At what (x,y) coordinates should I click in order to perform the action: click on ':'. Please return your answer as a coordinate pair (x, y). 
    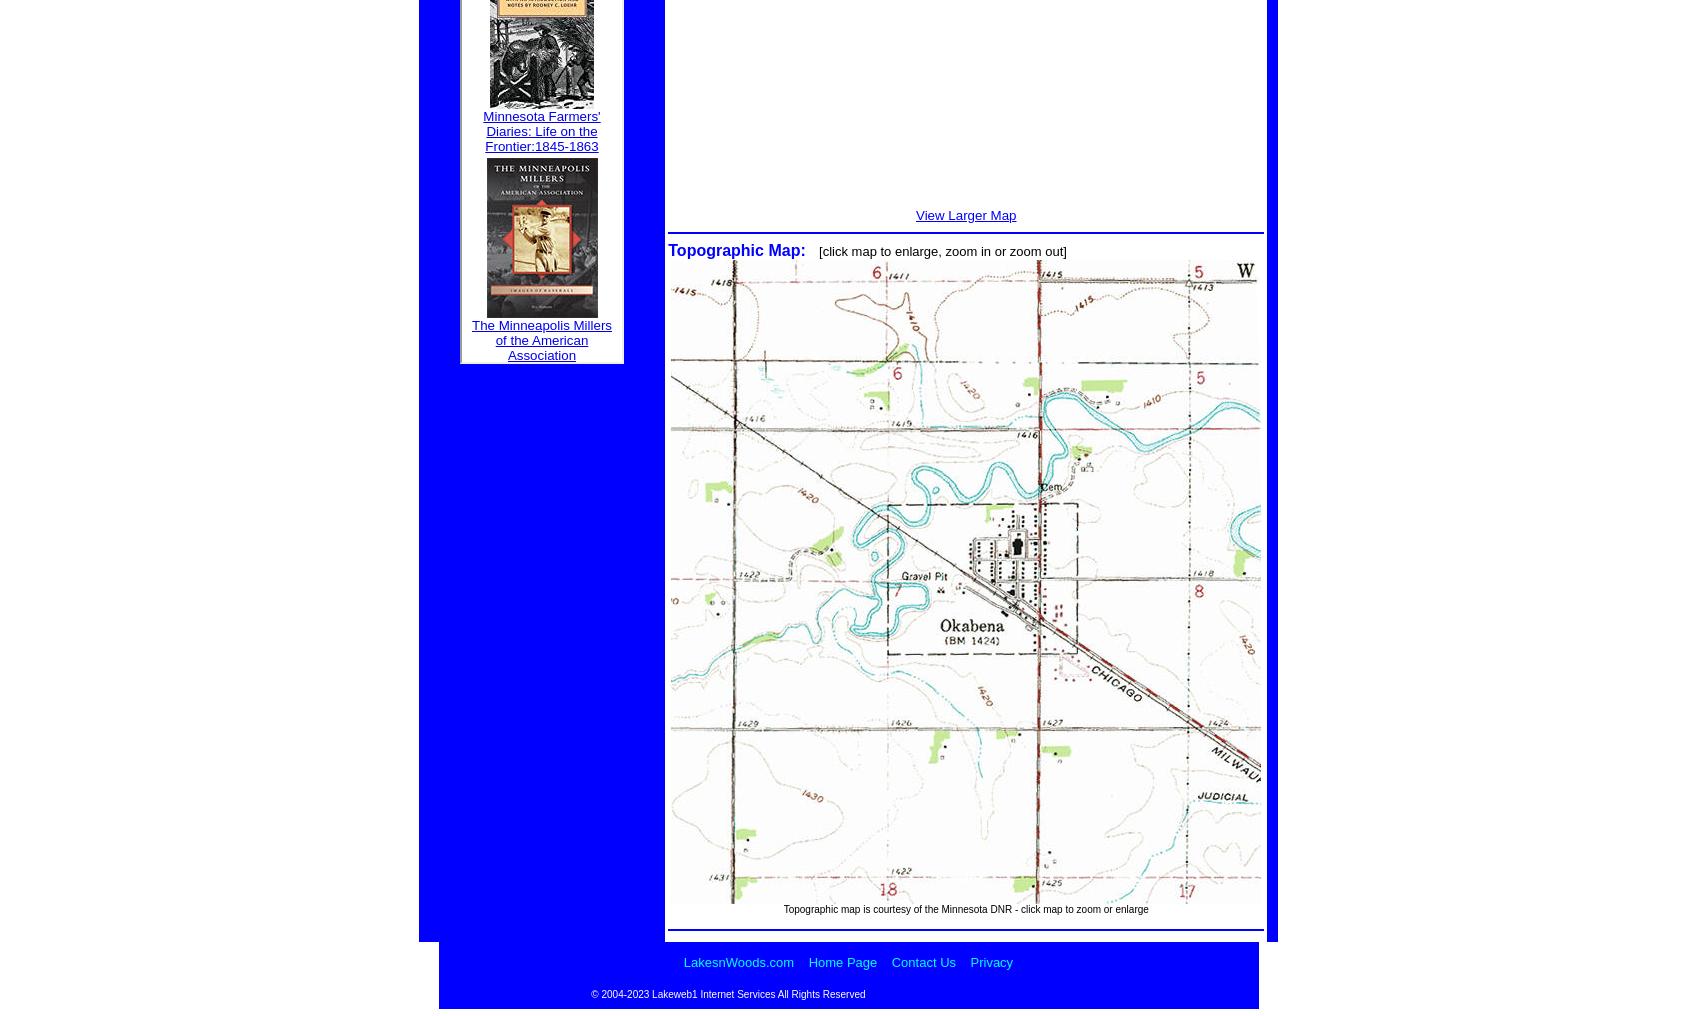
    Looking at the image, I should click on (809, 250).